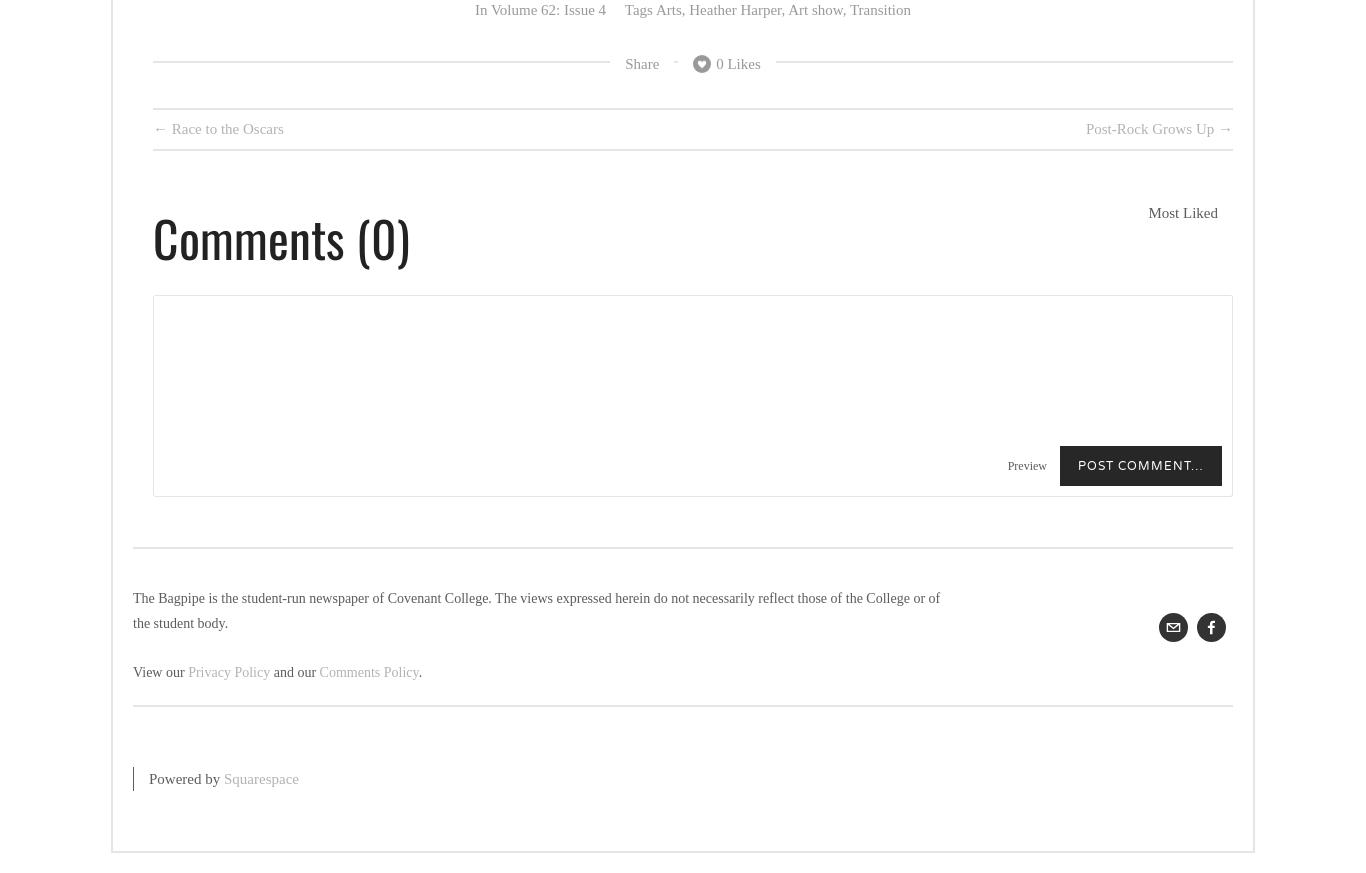 The width and height of the screenshot is (1366, 873). Describe the element at coordinates (1159, 129) in the screenshot. I see `'Post-Rock Grows Up →'` at that location.